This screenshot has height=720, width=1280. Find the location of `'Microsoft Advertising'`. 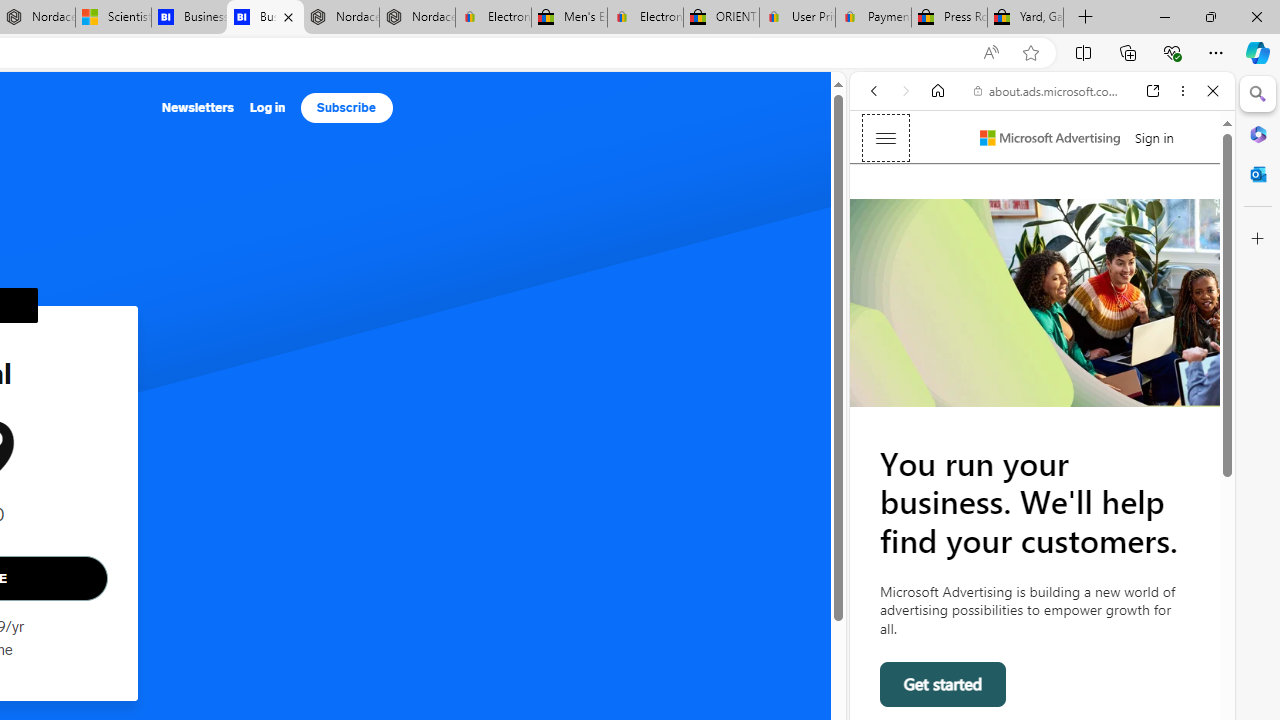

'Microsoft Advertising' is located at coordinates (1049, 137).